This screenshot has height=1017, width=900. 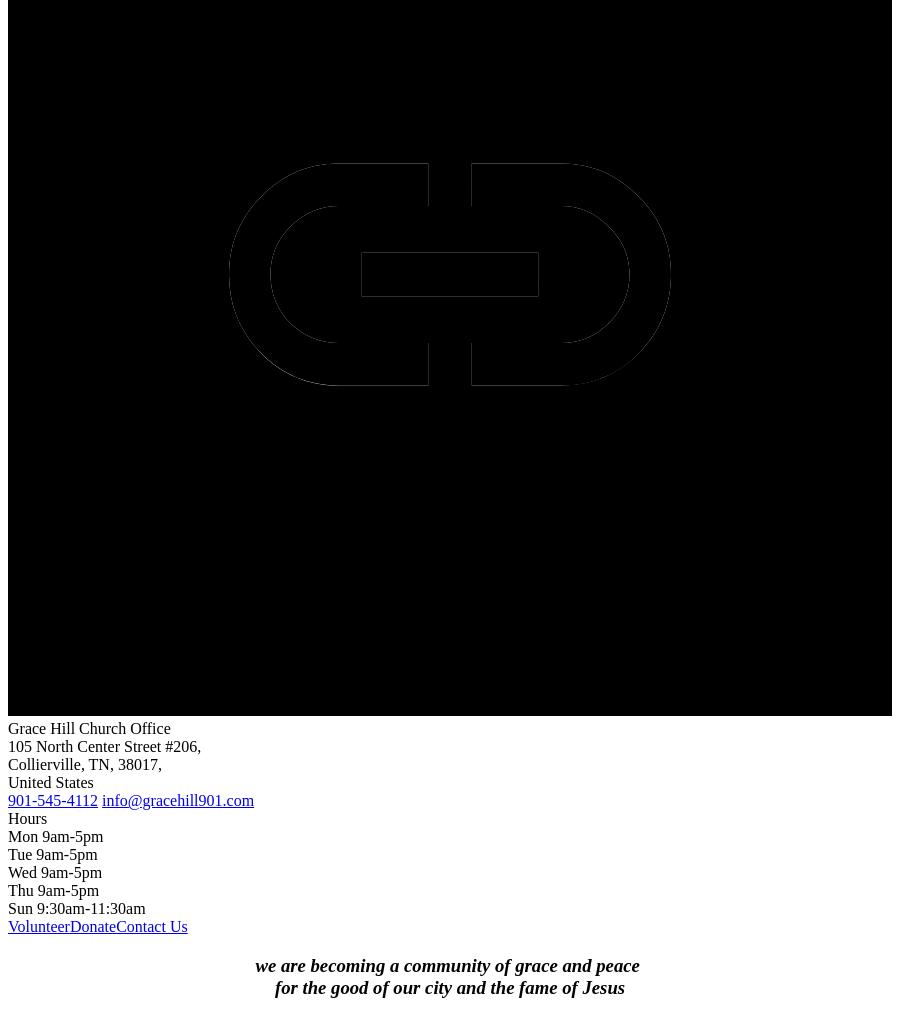 I want to click on 'Donate', so click(x=68, y=925).